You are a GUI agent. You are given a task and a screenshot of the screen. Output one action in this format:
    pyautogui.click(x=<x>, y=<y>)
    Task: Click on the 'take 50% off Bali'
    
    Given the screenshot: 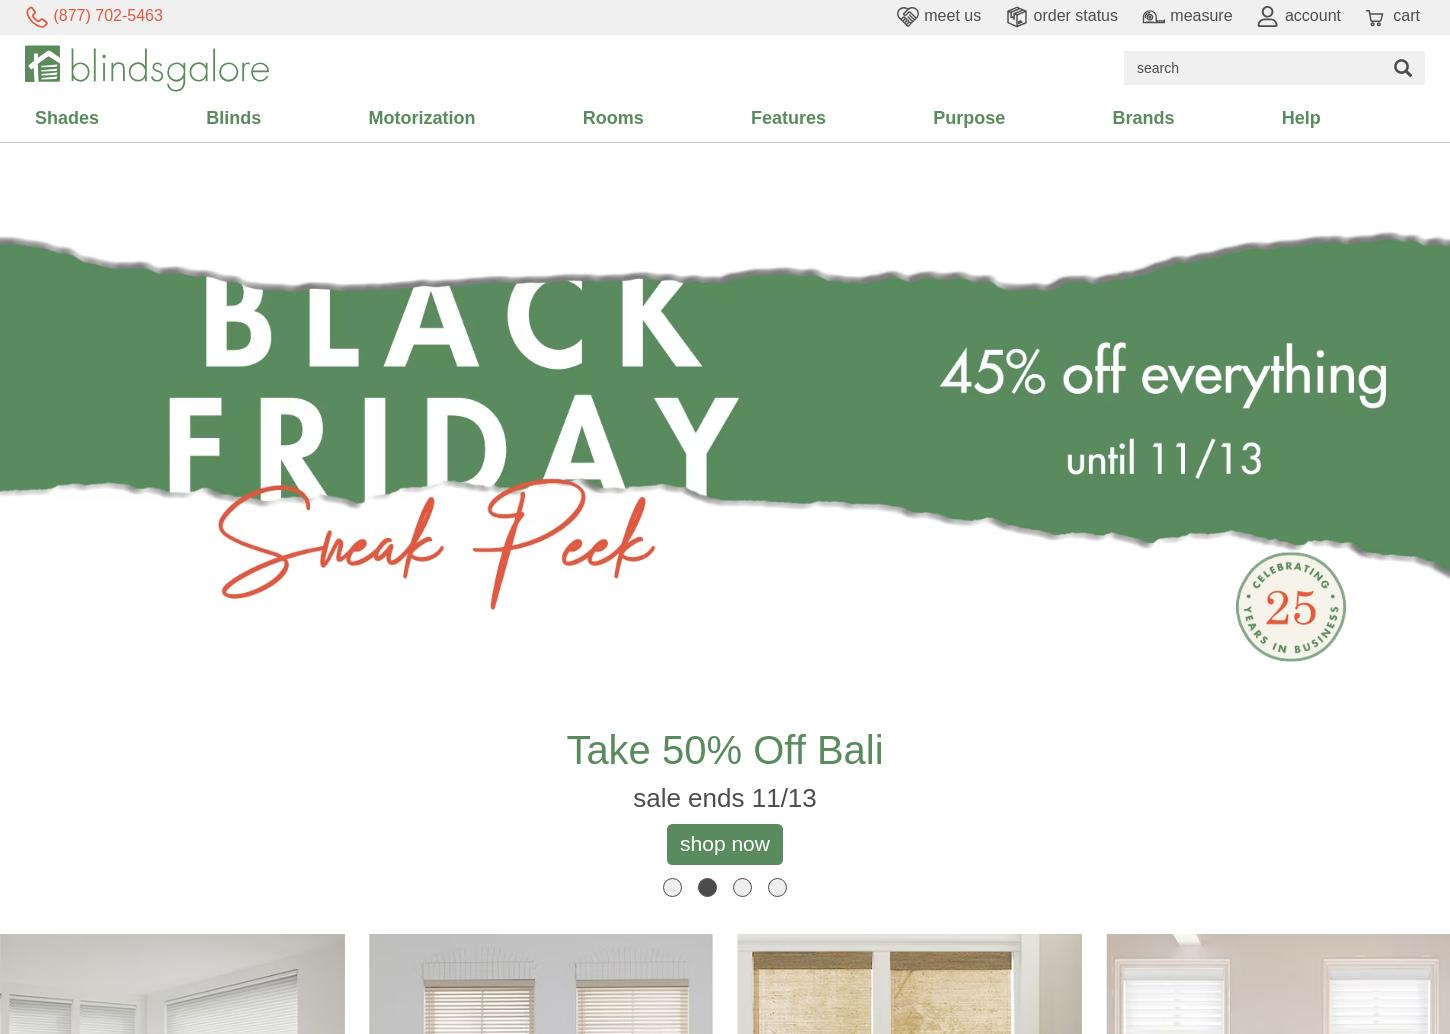 What is the action you would take?
    pyautogui.click(x=723, y=749)
    